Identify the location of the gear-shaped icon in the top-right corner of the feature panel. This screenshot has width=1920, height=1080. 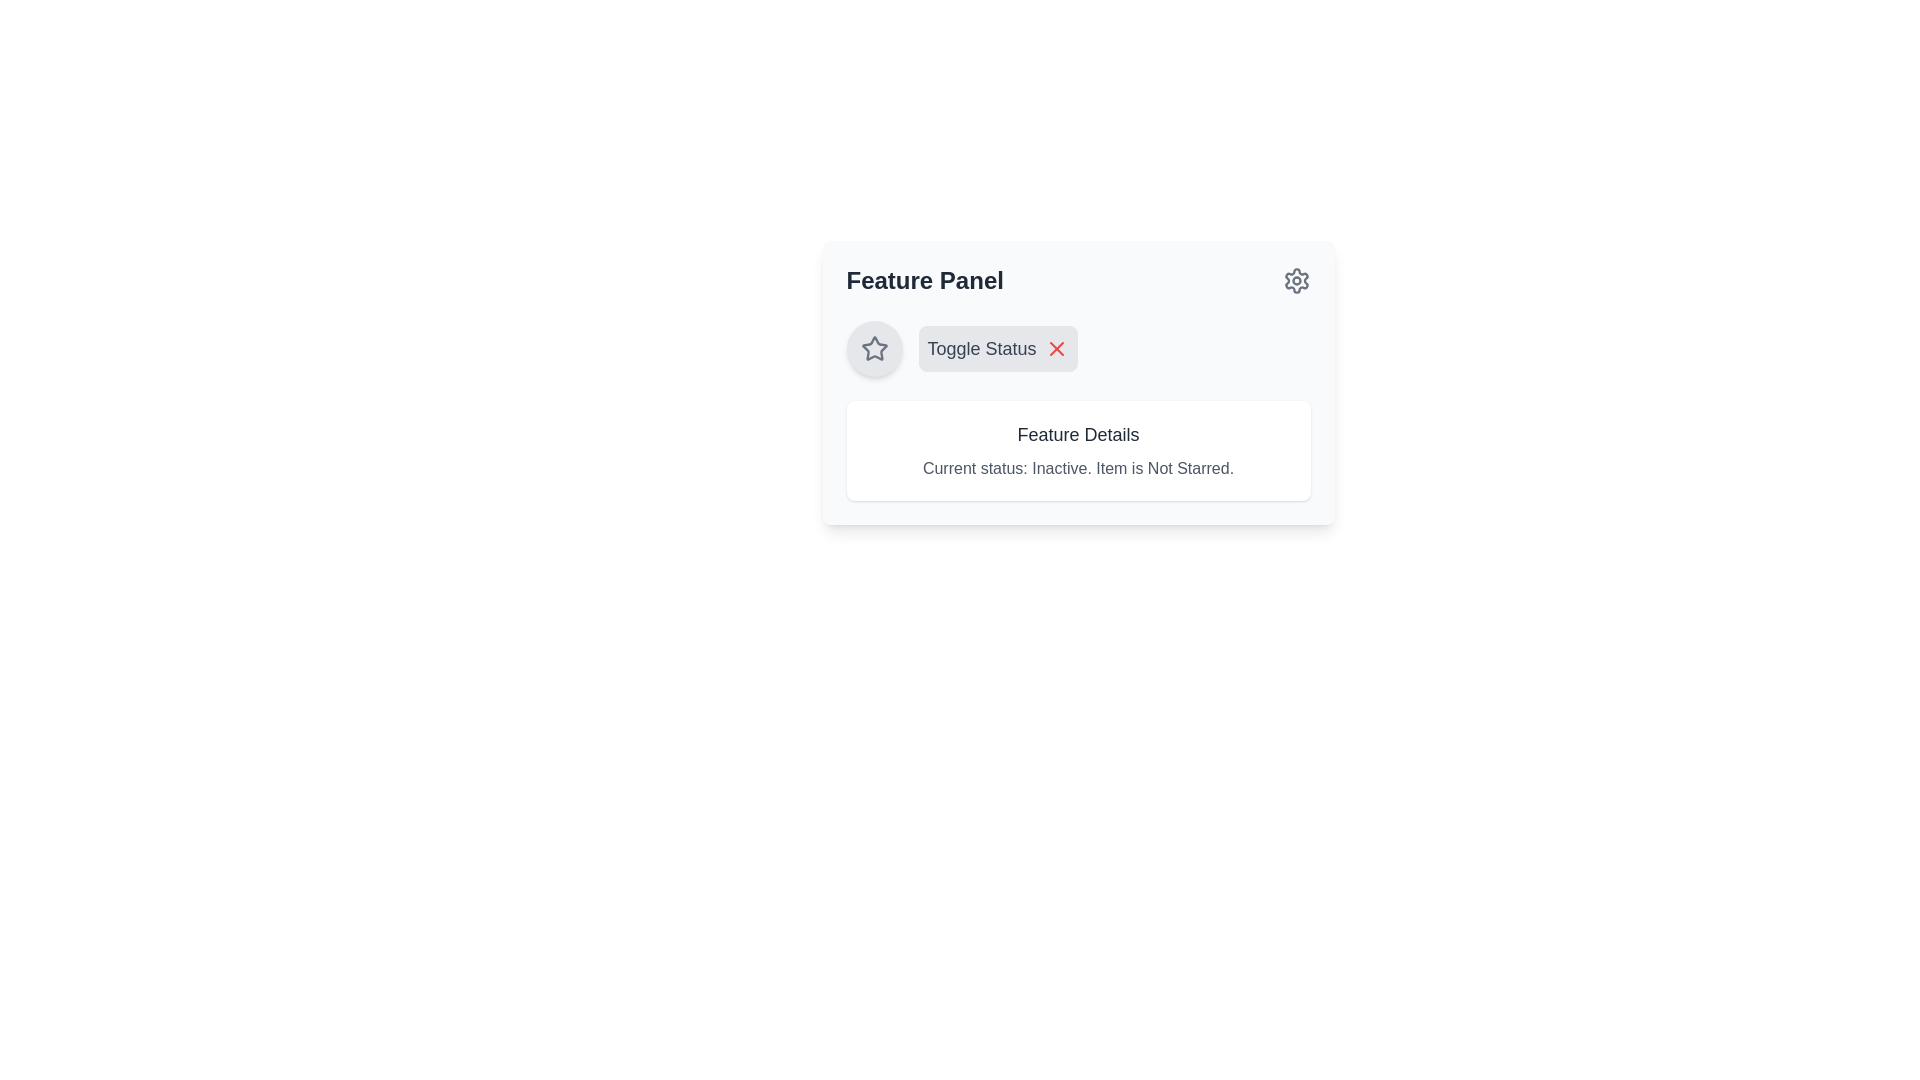
(1296, 281).